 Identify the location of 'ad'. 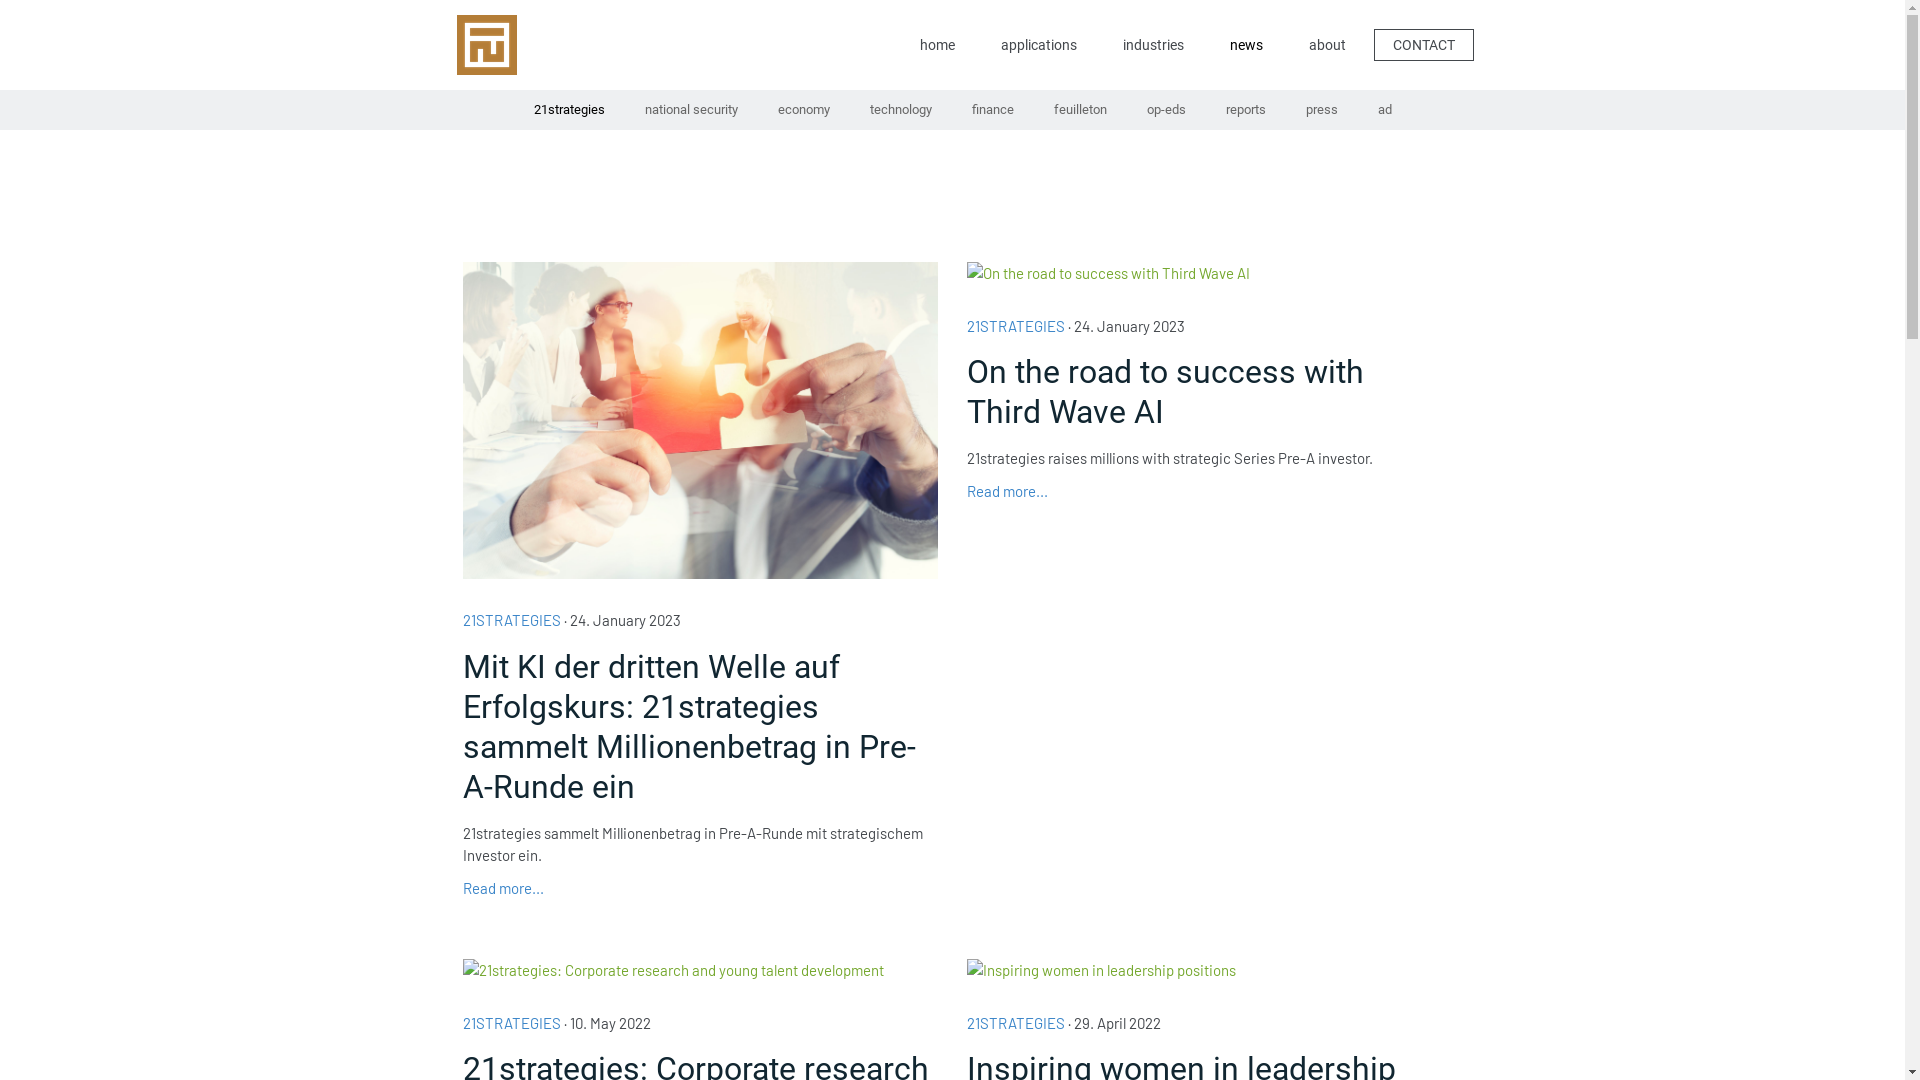
(1384, 110).